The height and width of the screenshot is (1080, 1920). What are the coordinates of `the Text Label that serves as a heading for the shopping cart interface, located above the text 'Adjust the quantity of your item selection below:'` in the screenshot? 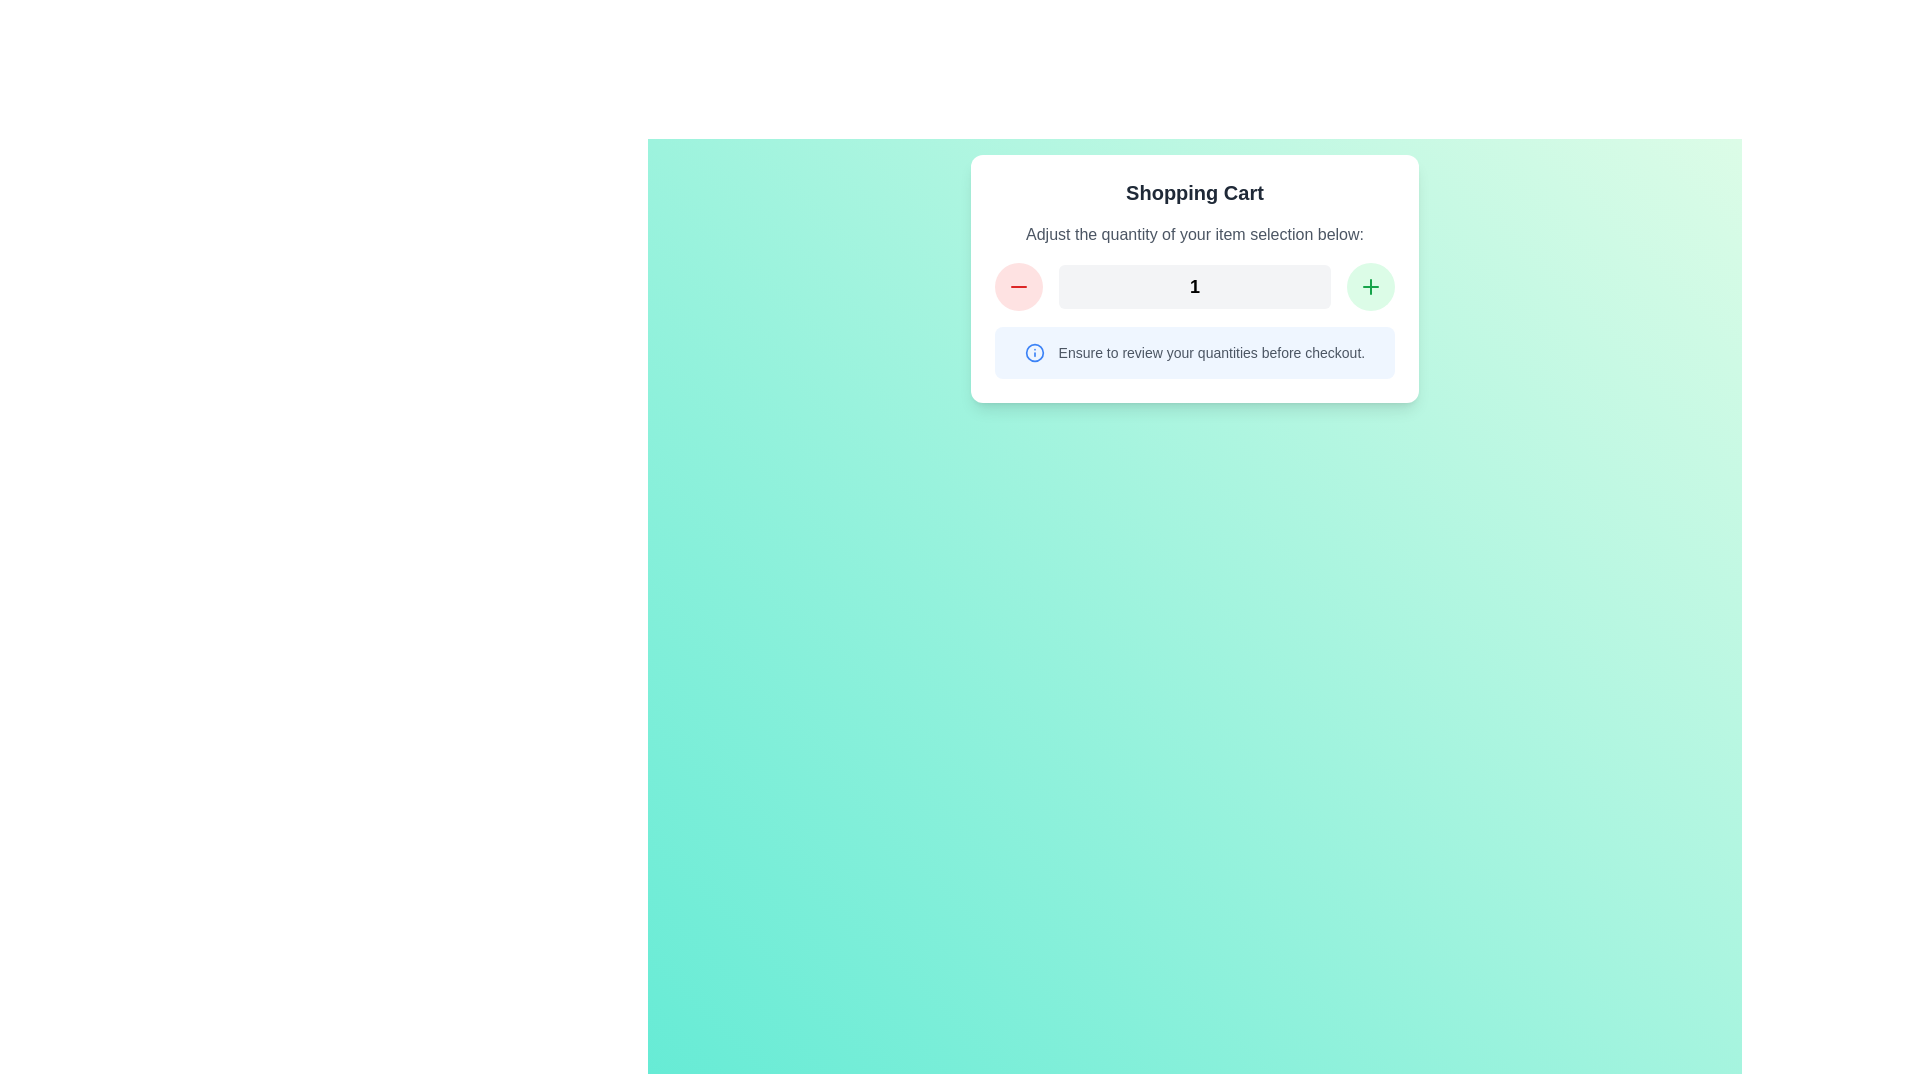 It's located at (1195, 192).